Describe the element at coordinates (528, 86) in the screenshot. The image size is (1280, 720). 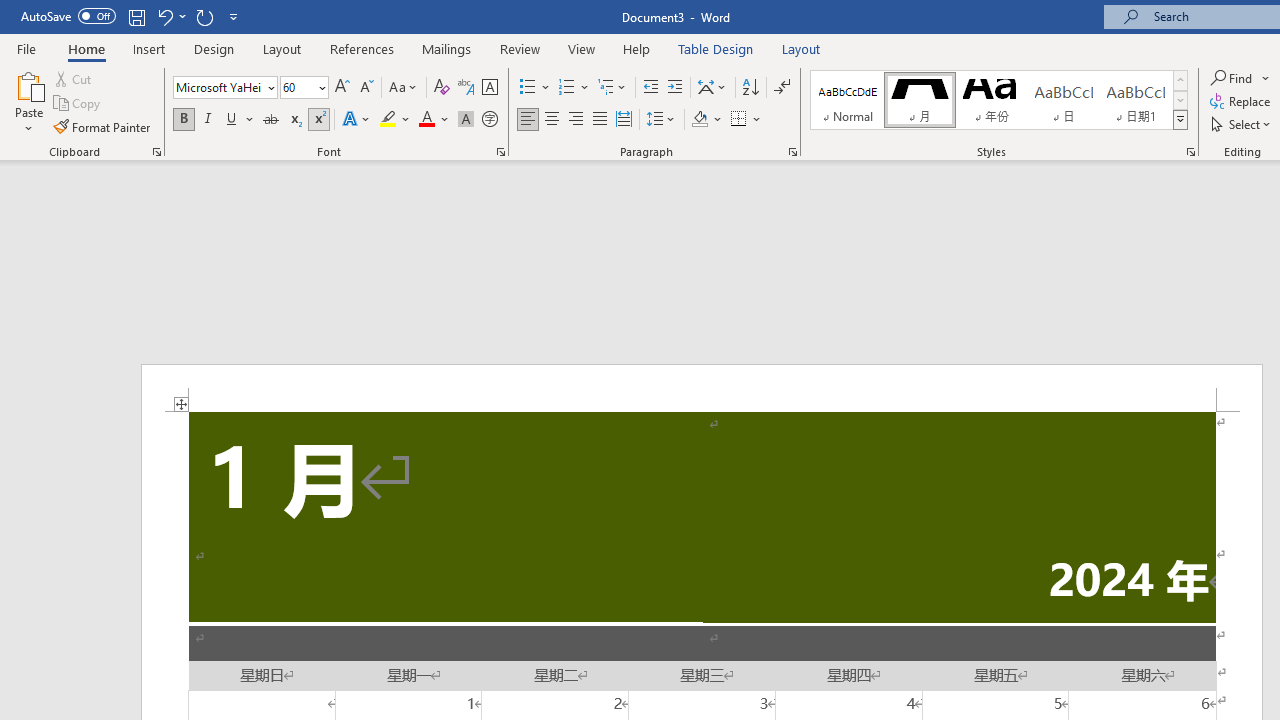
I see `'Bullets'` at that location.